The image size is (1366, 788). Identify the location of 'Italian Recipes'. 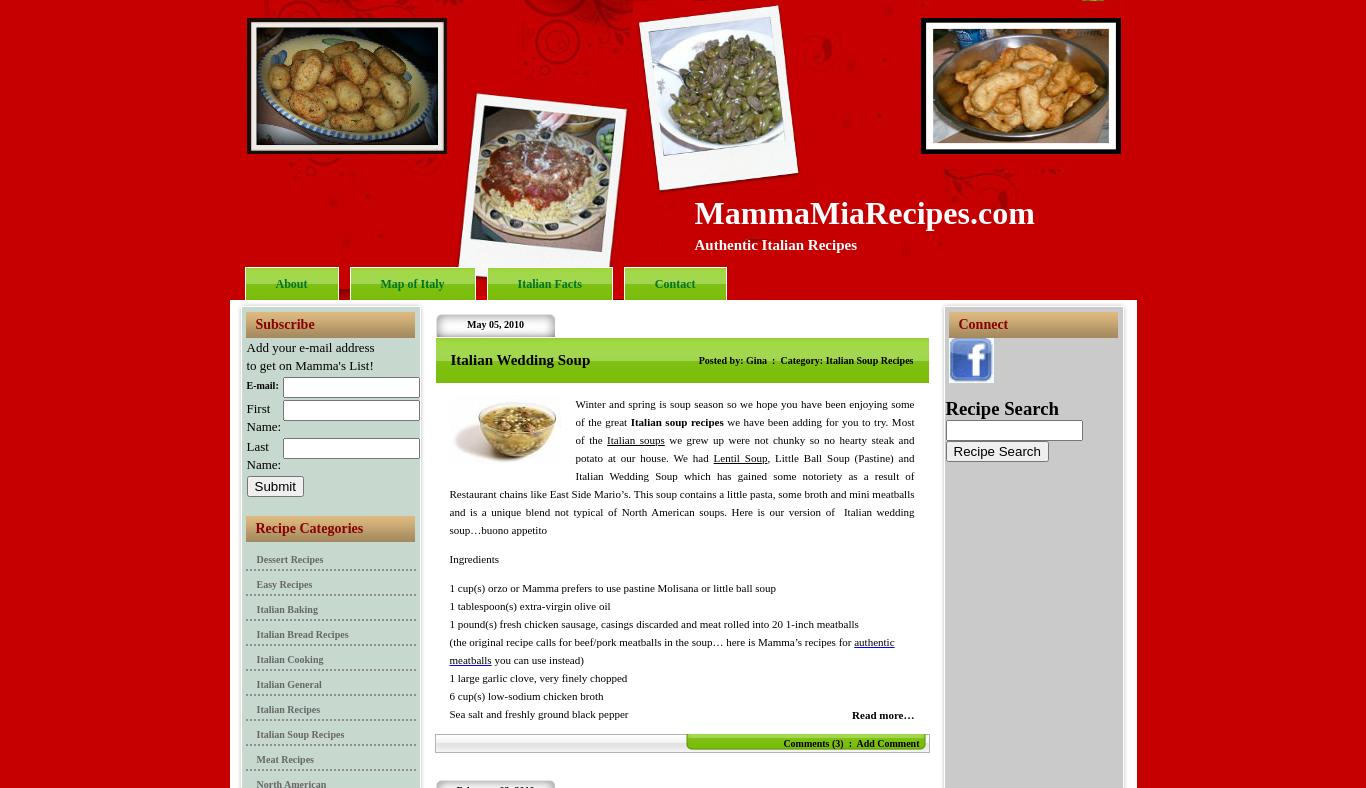
(287, 709).